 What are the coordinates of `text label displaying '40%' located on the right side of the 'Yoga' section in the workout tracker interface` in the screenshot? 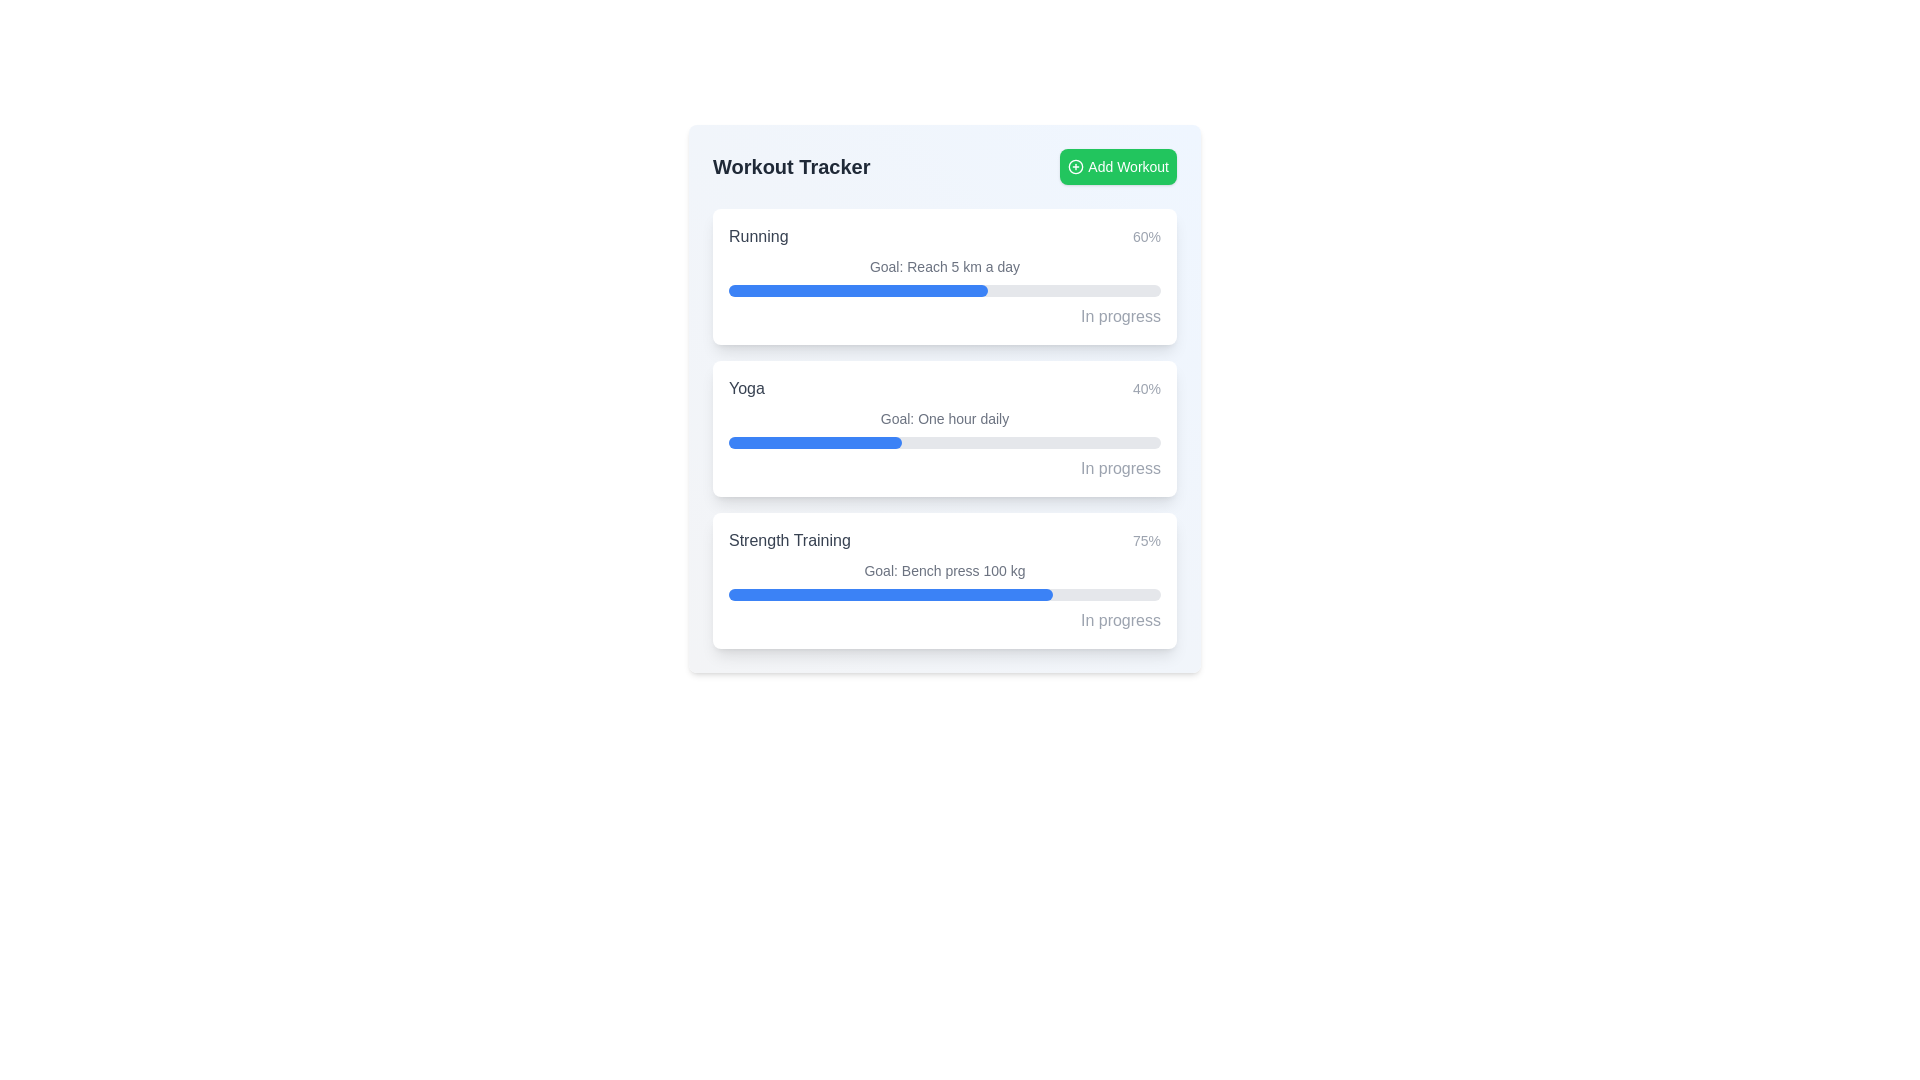 It's located at (1147, 389).